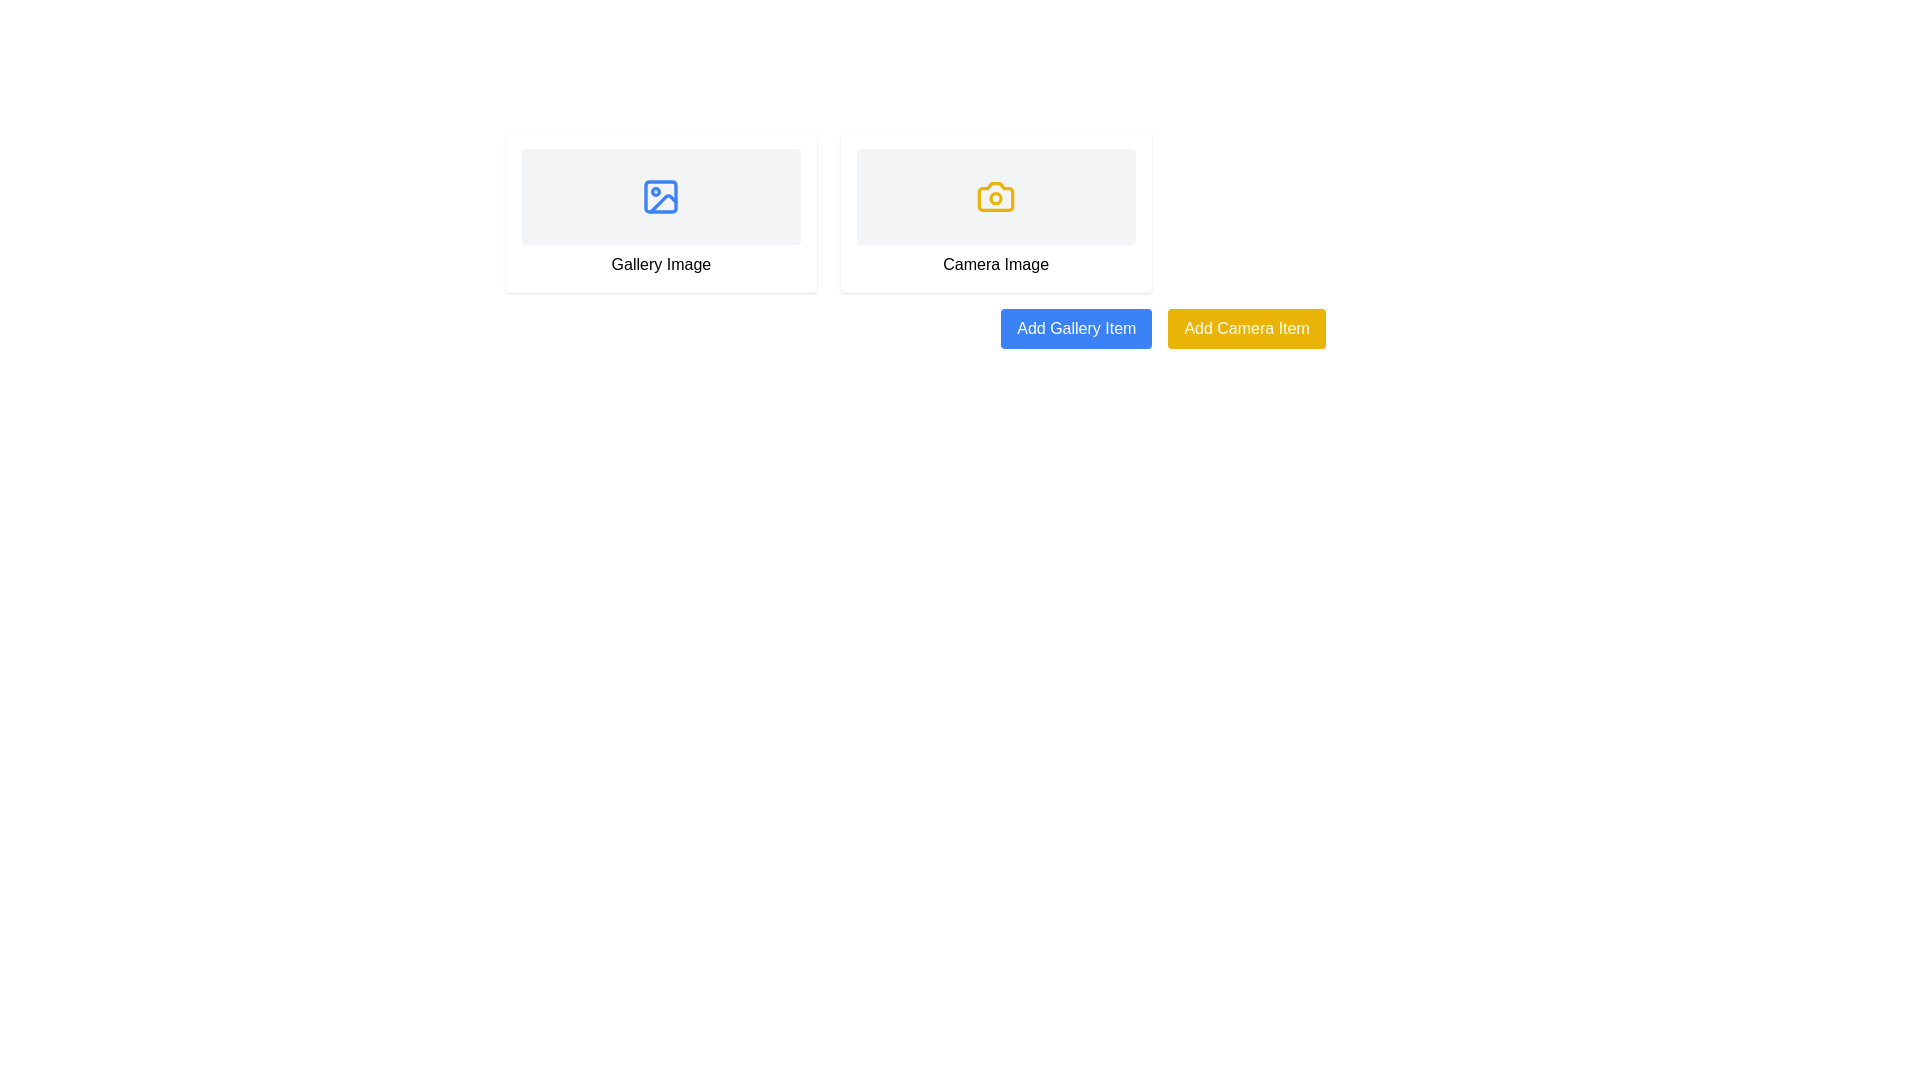 The height and width of the screenshot is (1080, 1920). What do you see at coordinates (996, 198) in the screenshot?
I see `the lens representation within the camera icon, which is centrally positioned in the second panel labeled 'Camera Image'` at bounding box center [996, 198].